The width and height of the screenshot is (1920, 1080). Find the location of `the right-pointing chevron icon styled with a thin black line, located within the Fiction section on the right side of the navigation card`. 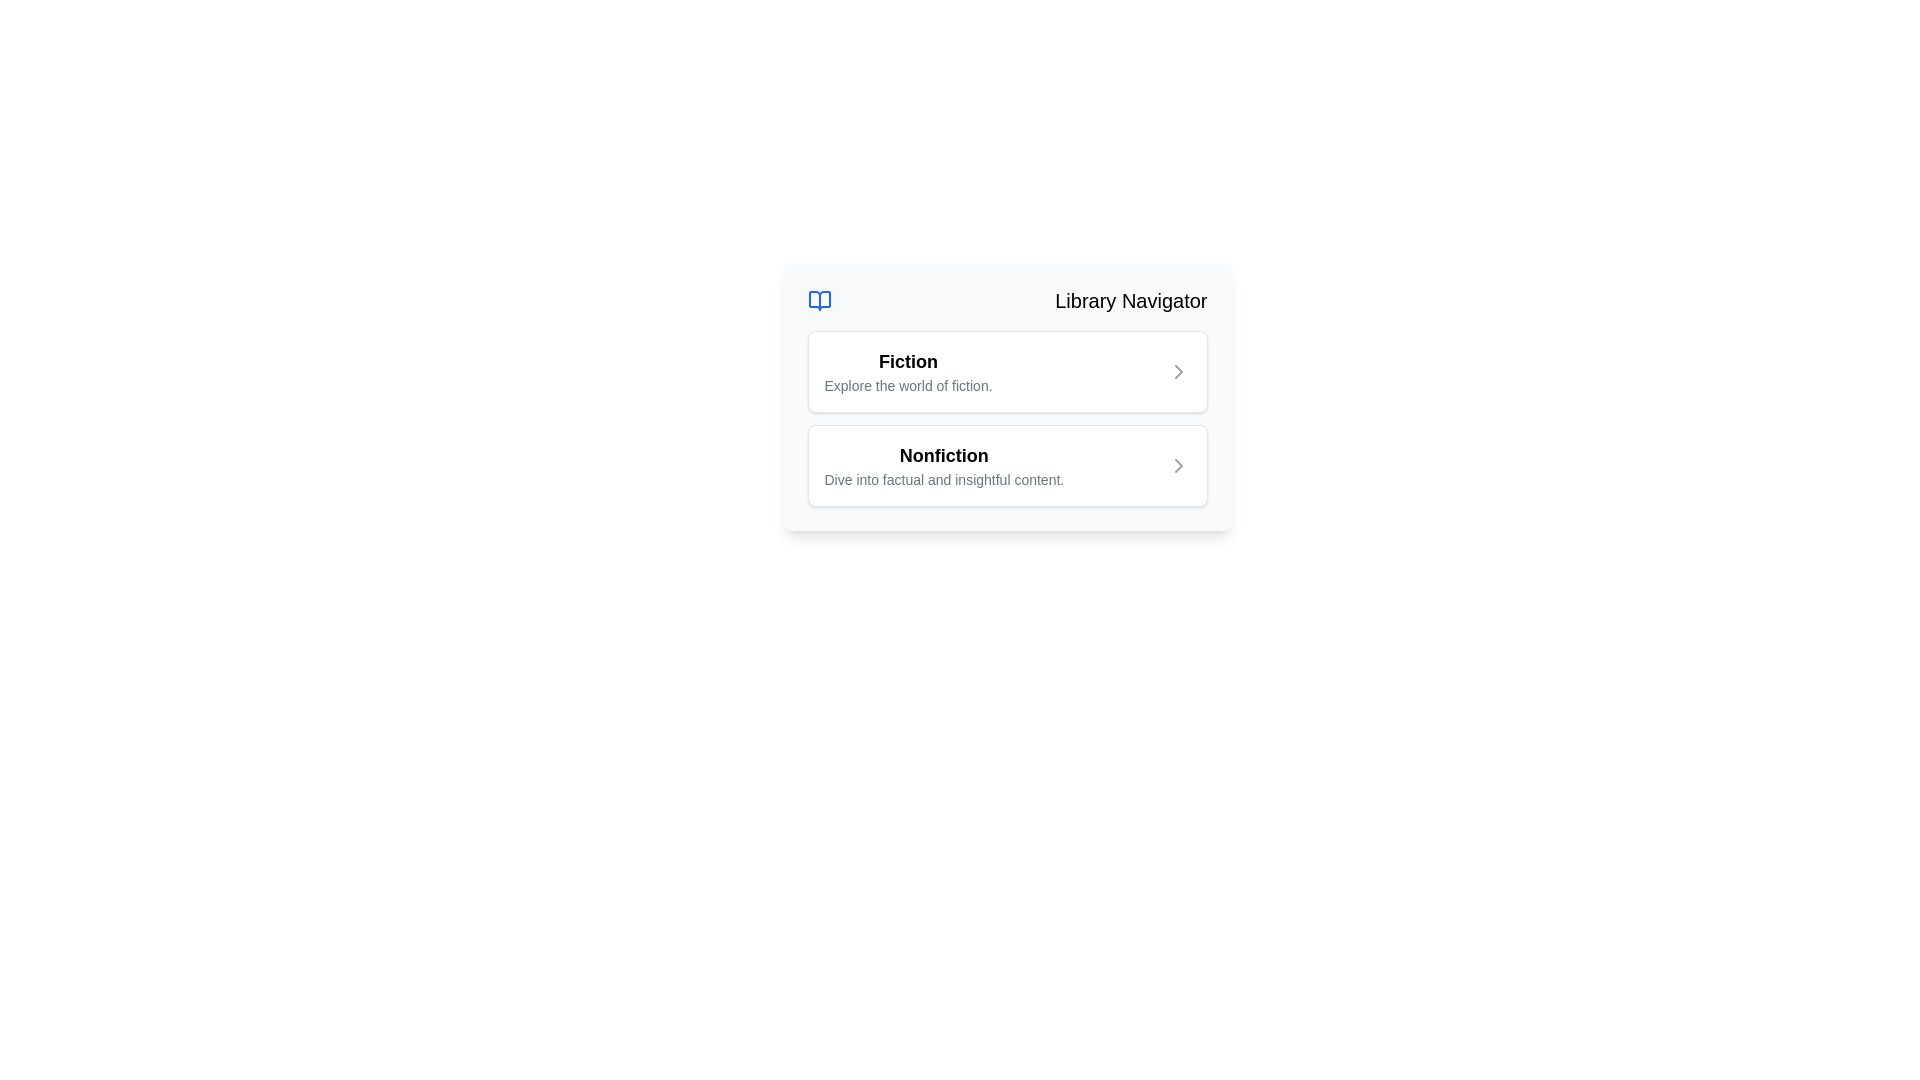

the right-pointing chevron icon styled with a thin black line, located within the Fiction section on the right side of the navigation card is located at coordinates (1178, 371).